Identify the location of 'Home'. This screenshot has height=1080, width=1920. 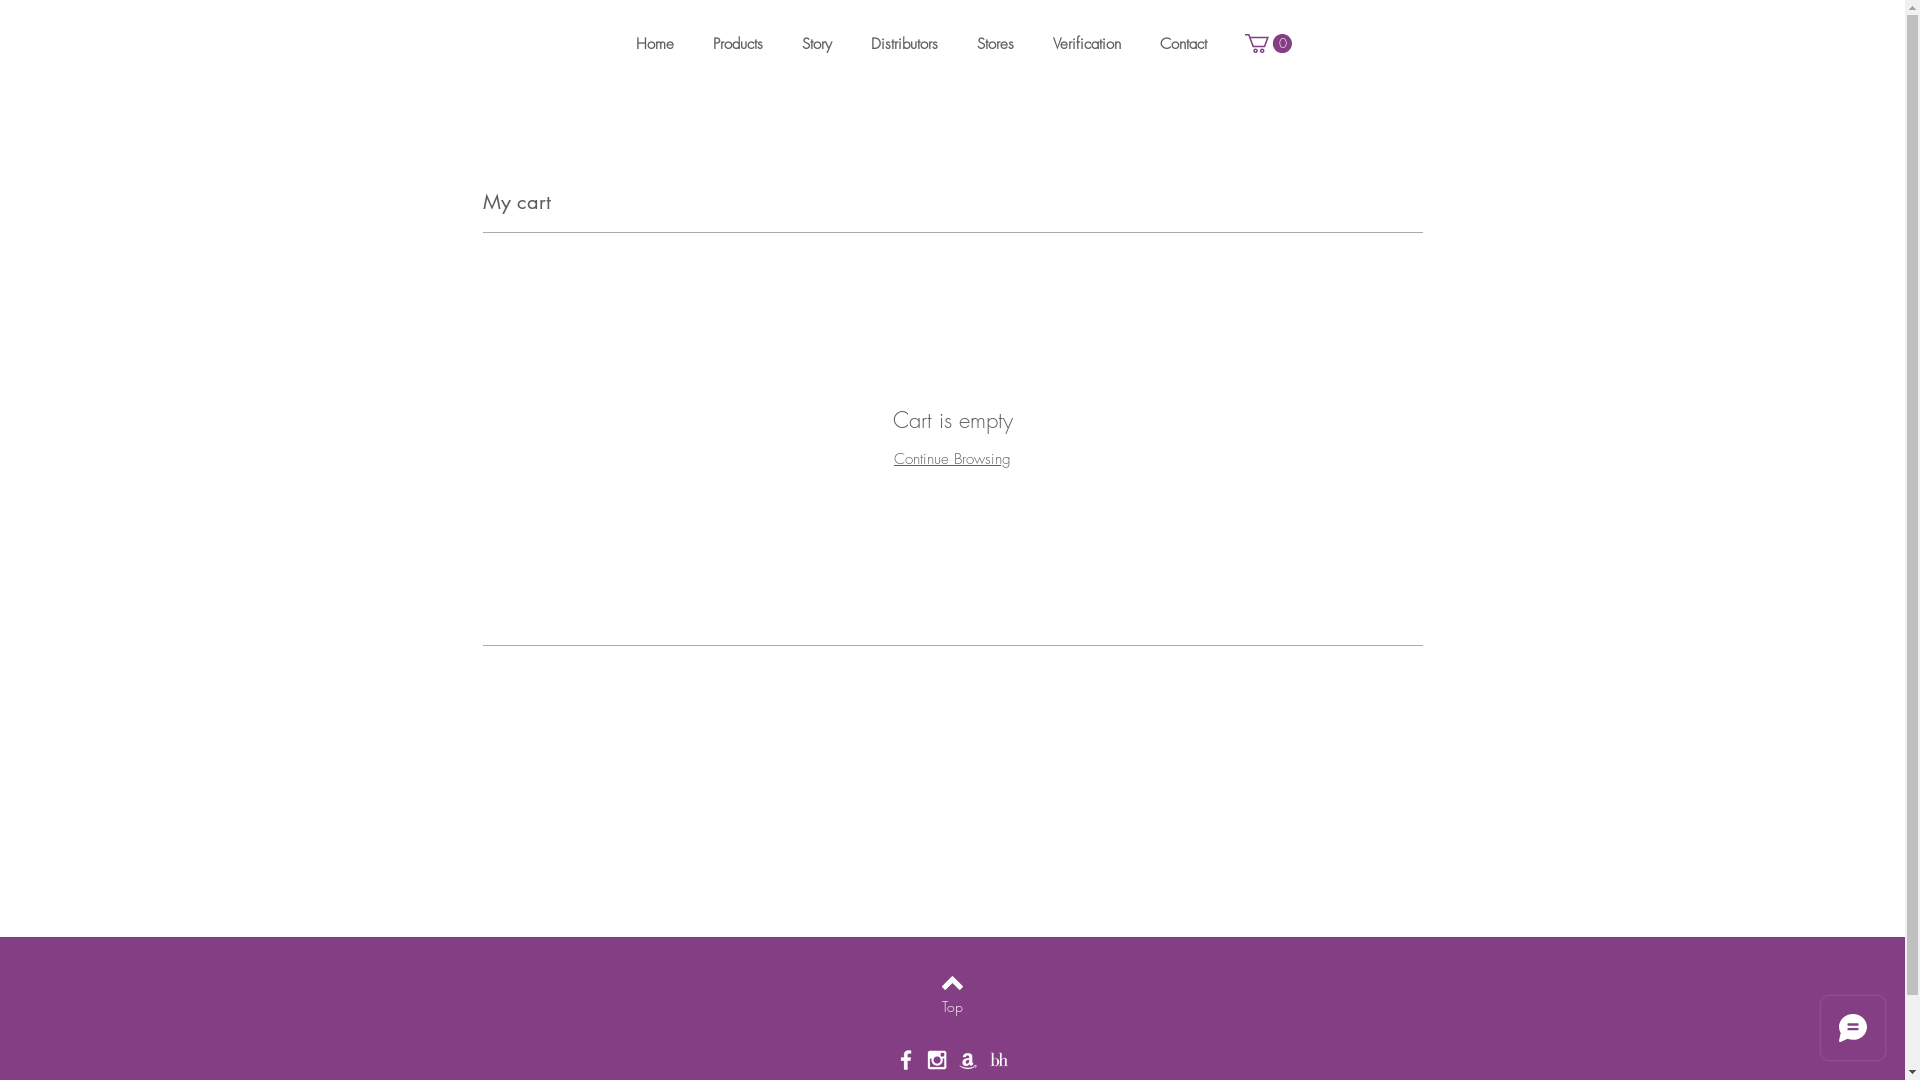
(659, 44).